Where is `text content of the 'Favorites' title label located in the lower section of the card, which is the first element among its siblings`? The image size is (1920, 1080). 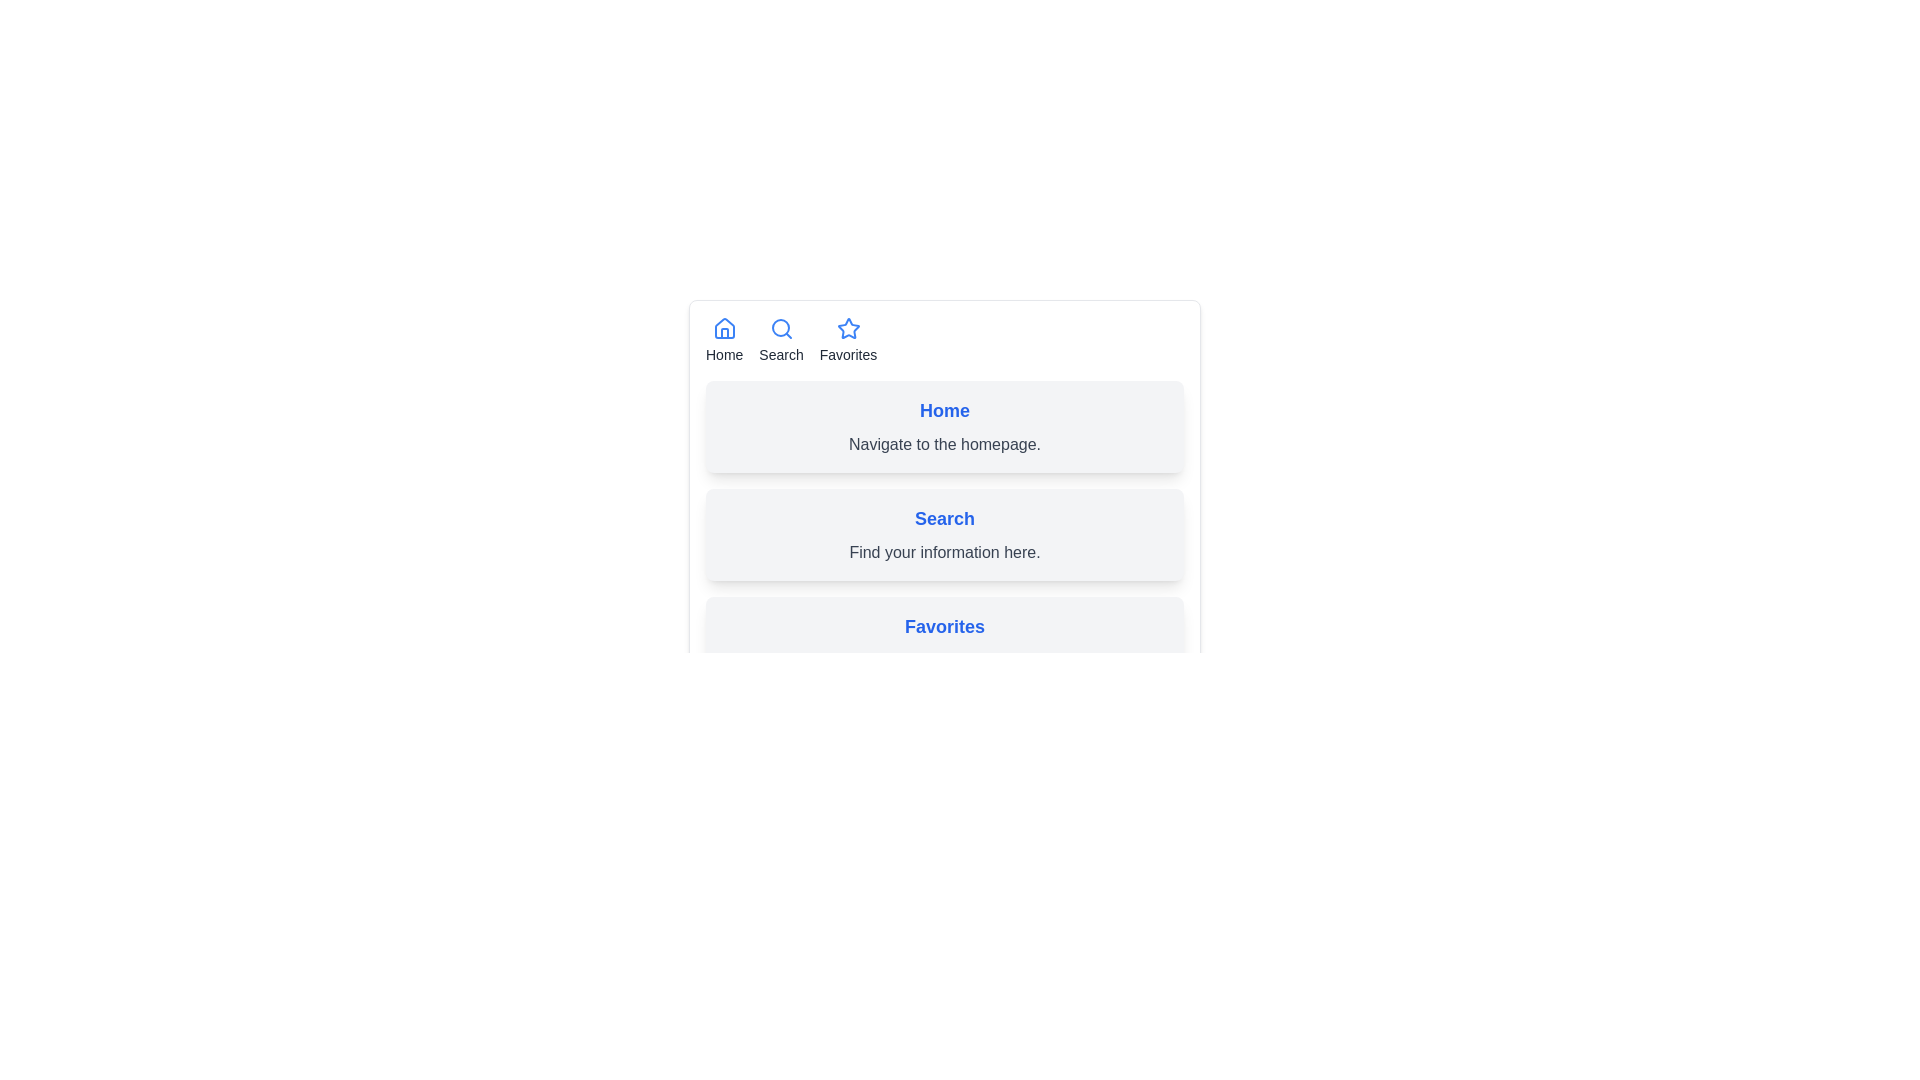
text content of the 'Favorites' title label located in the lower section of the card, which is the first element among its siblings is located at coordinates (944, 626).